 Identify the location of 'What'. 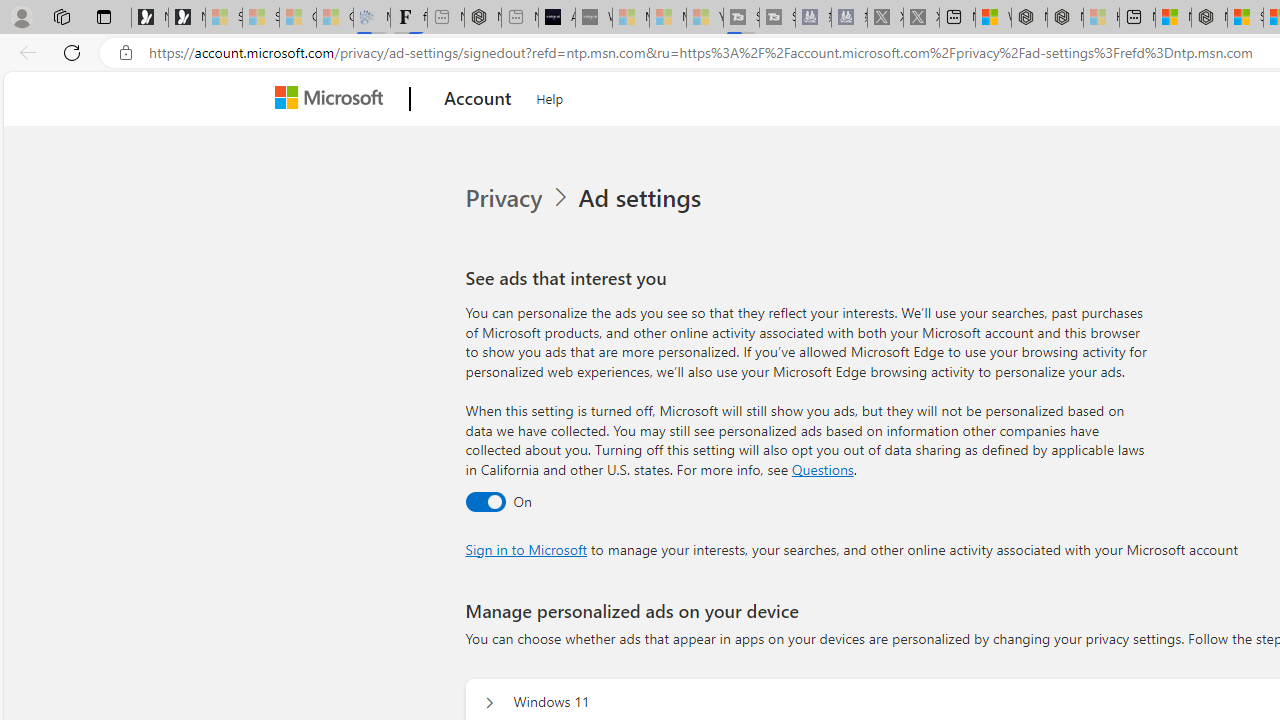
(592, 17).